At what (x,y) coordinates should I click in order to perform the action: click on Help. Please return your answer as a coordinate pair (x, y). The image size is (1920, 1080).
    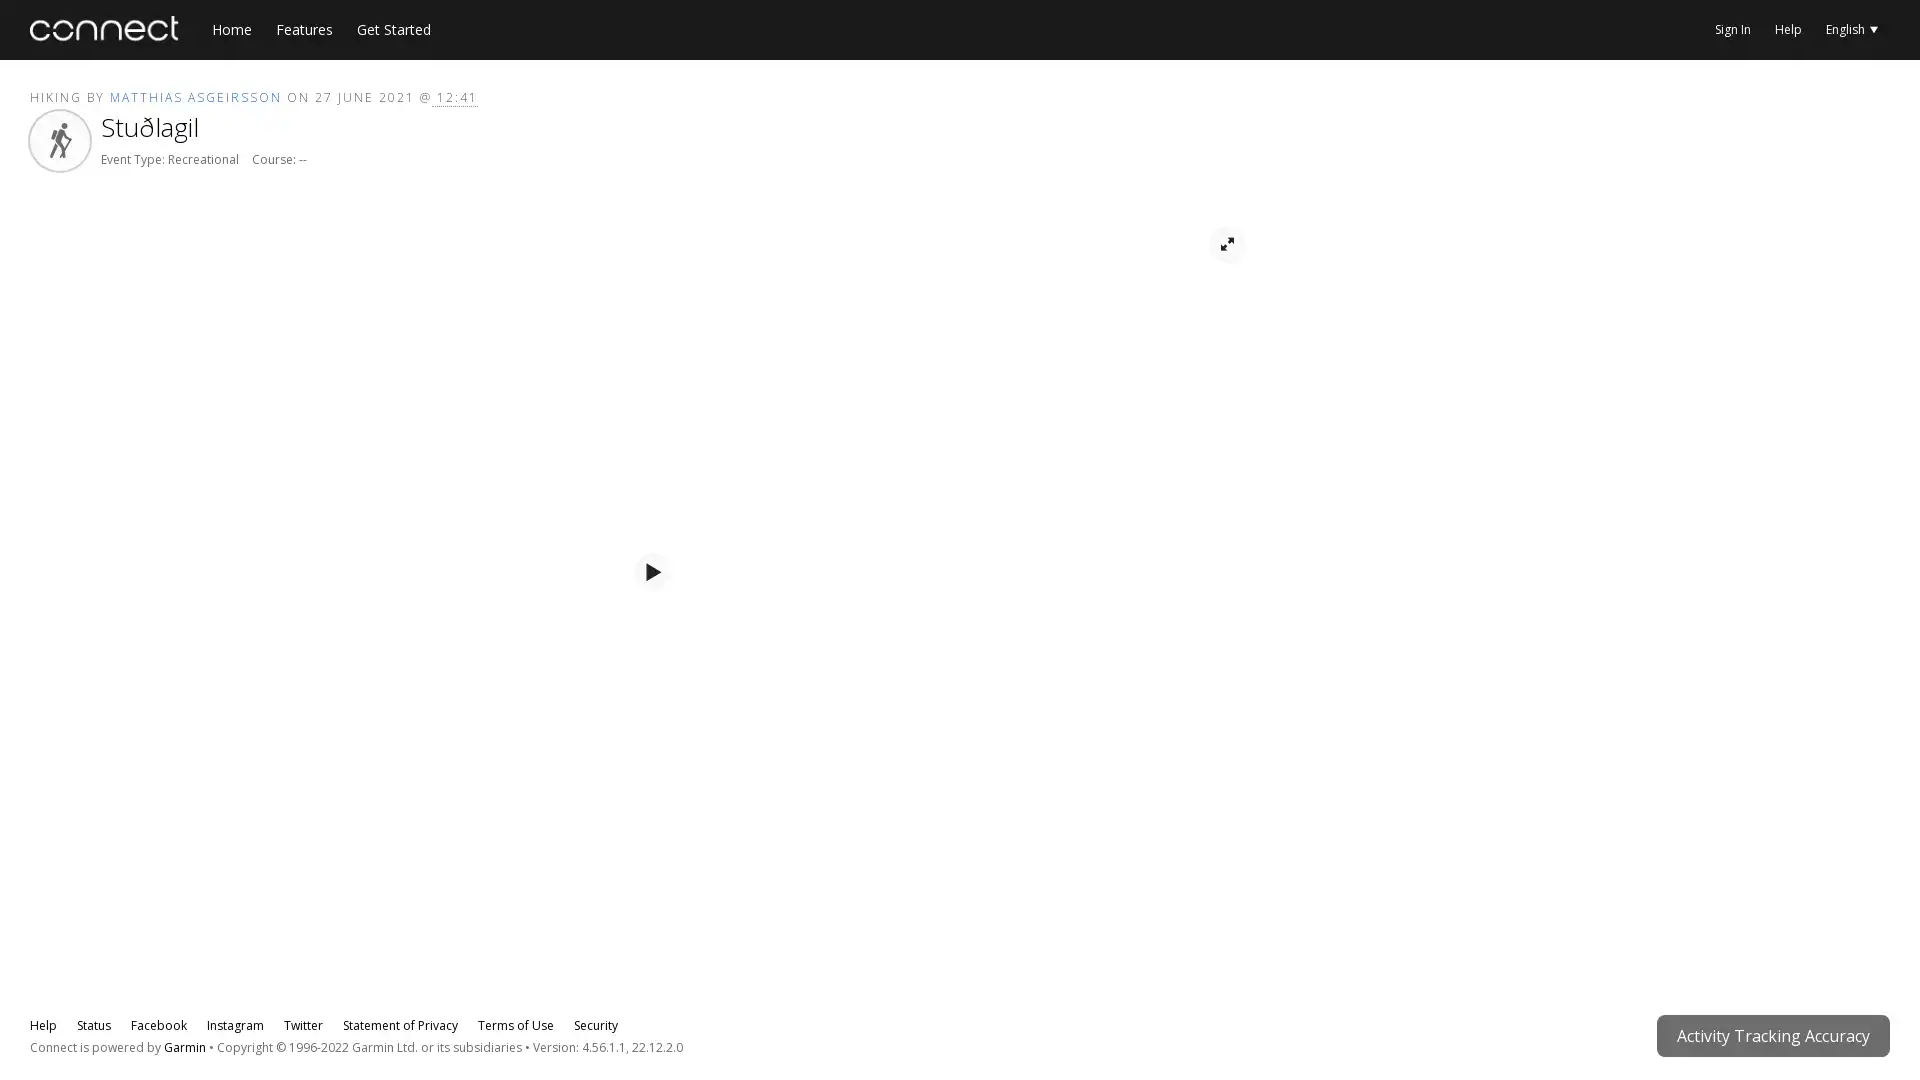
    Looking at the image, I should click on (99, 942).